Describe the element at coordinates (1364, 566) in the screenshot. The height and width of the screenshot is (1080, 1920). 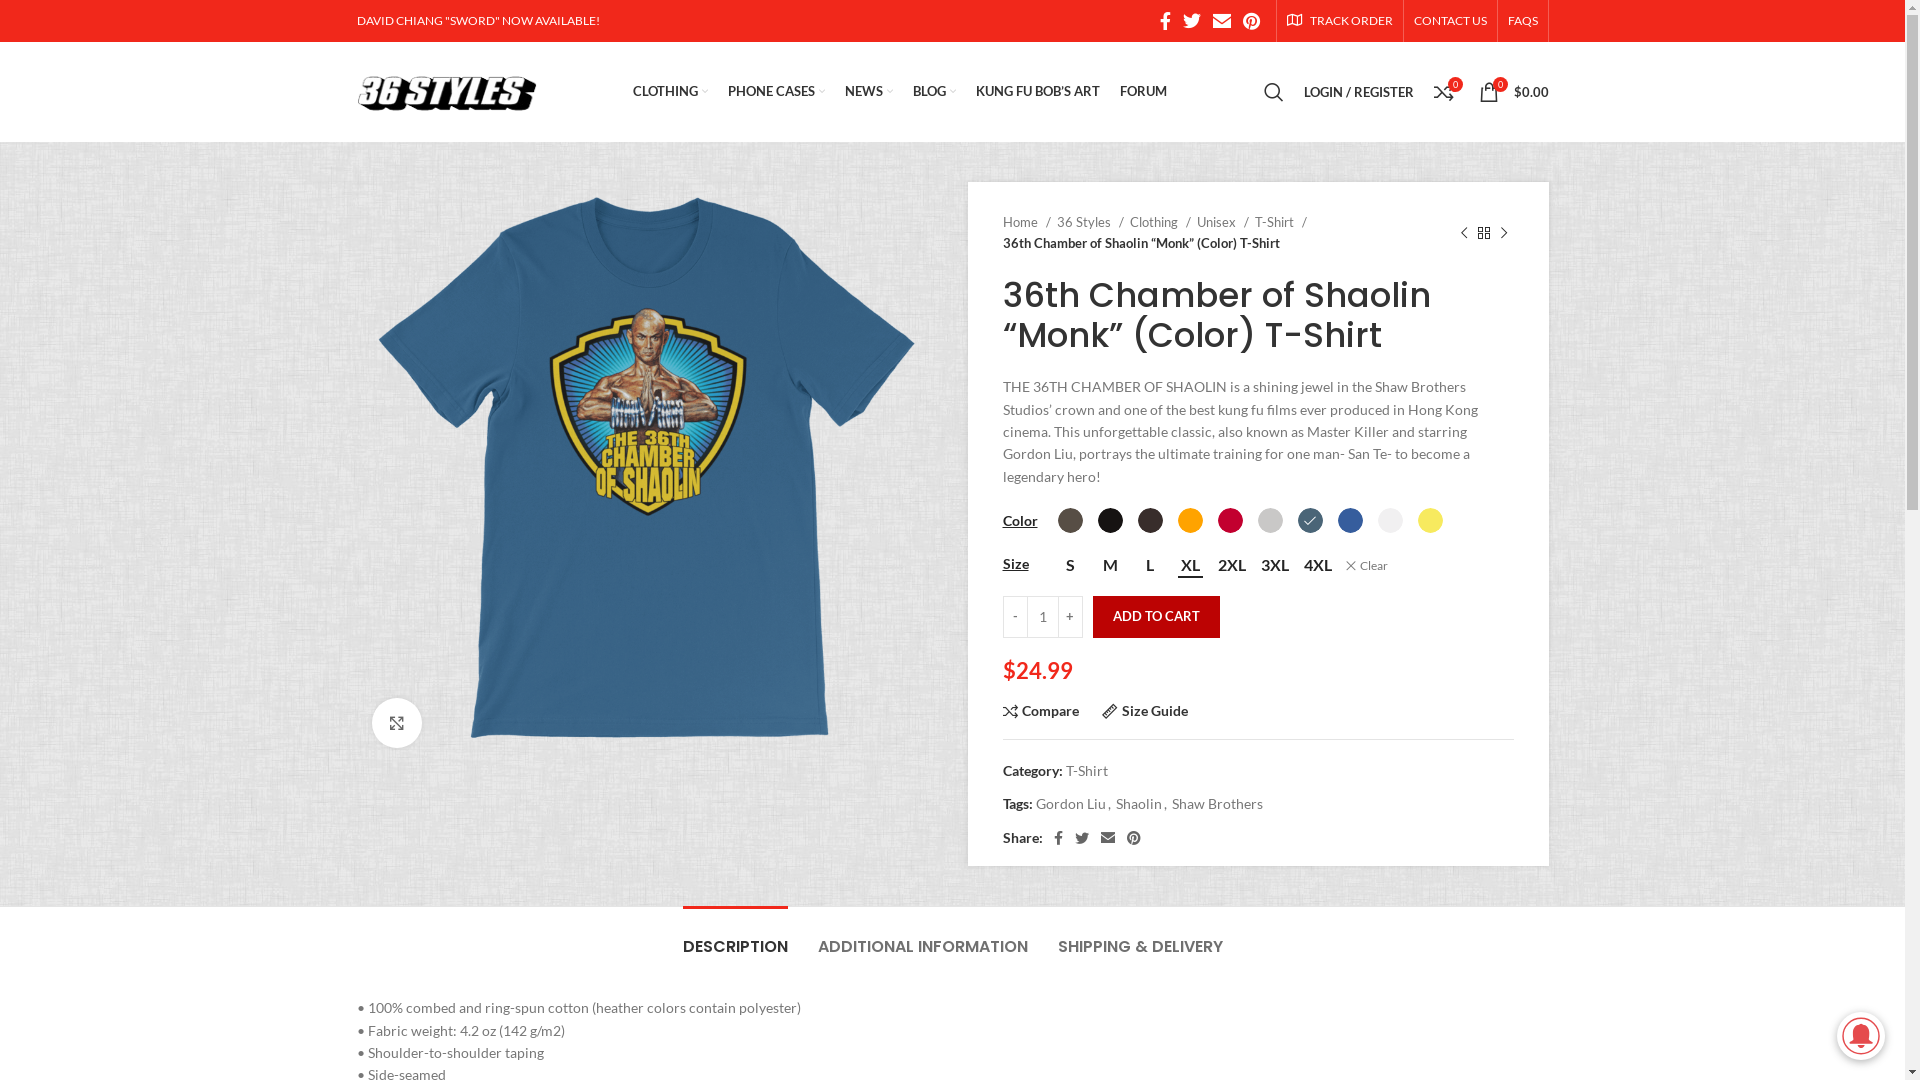
I see `'Clear'` at that location.